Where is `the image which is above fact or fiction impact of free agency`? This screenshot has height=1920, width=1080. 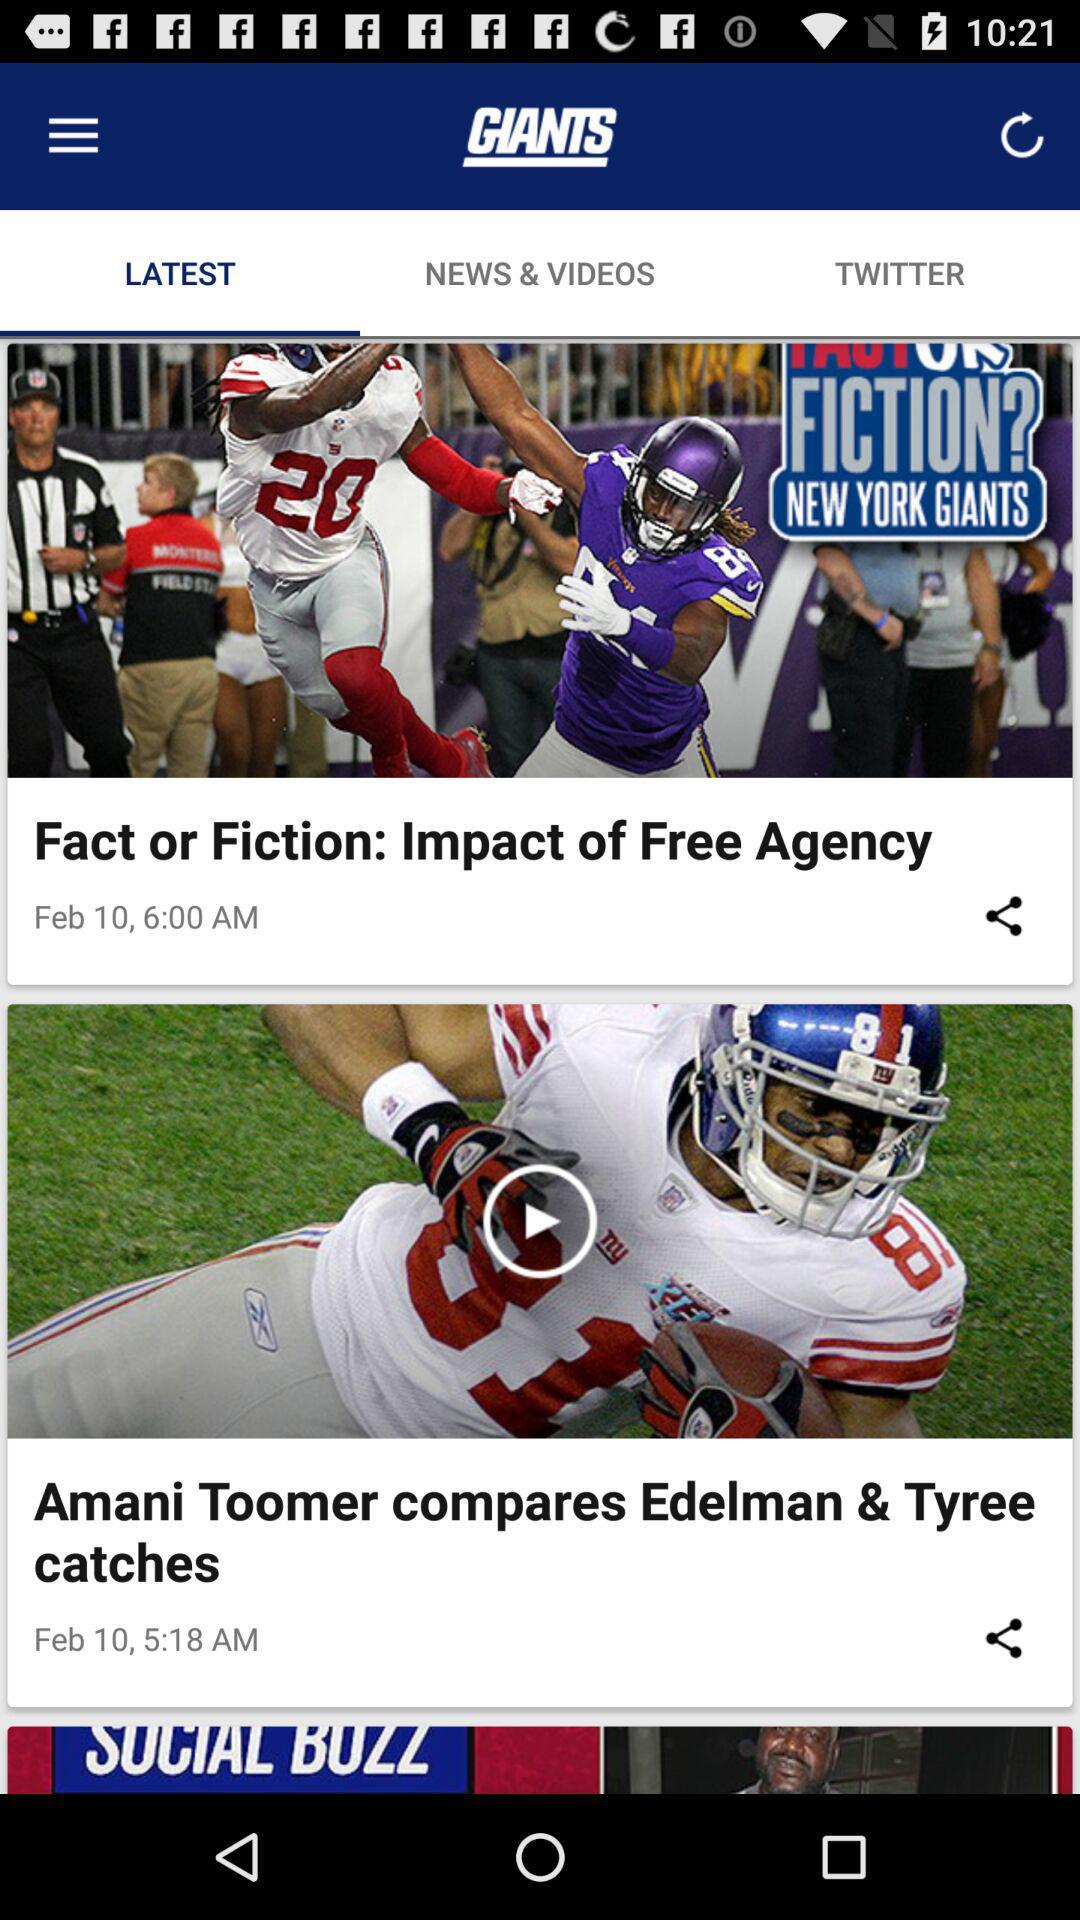 the image which is above fact or fiction impact of free agency is located at coordinates (540, 560).